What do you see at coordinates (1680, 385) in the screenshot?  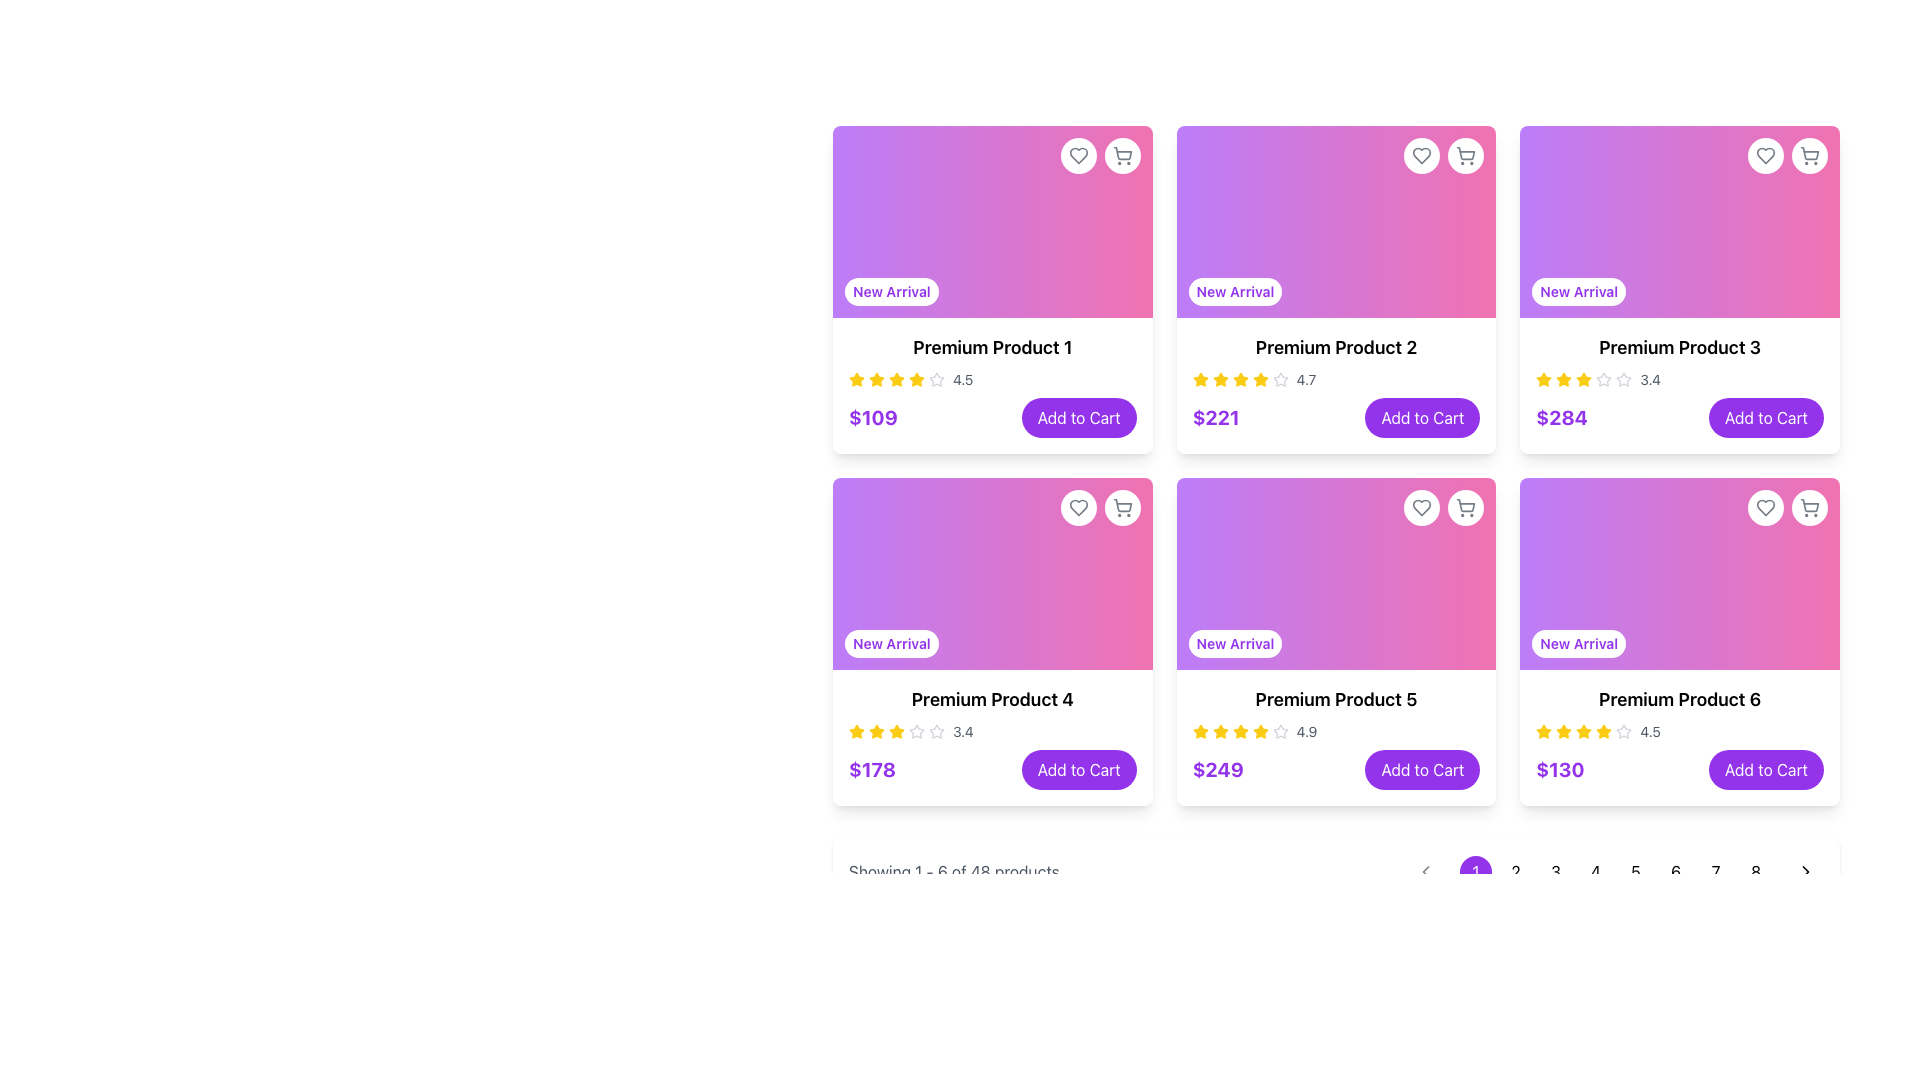 I see `the Product Description Card located in the top right corner of the grid layout` at bounding box center [1680, 385].